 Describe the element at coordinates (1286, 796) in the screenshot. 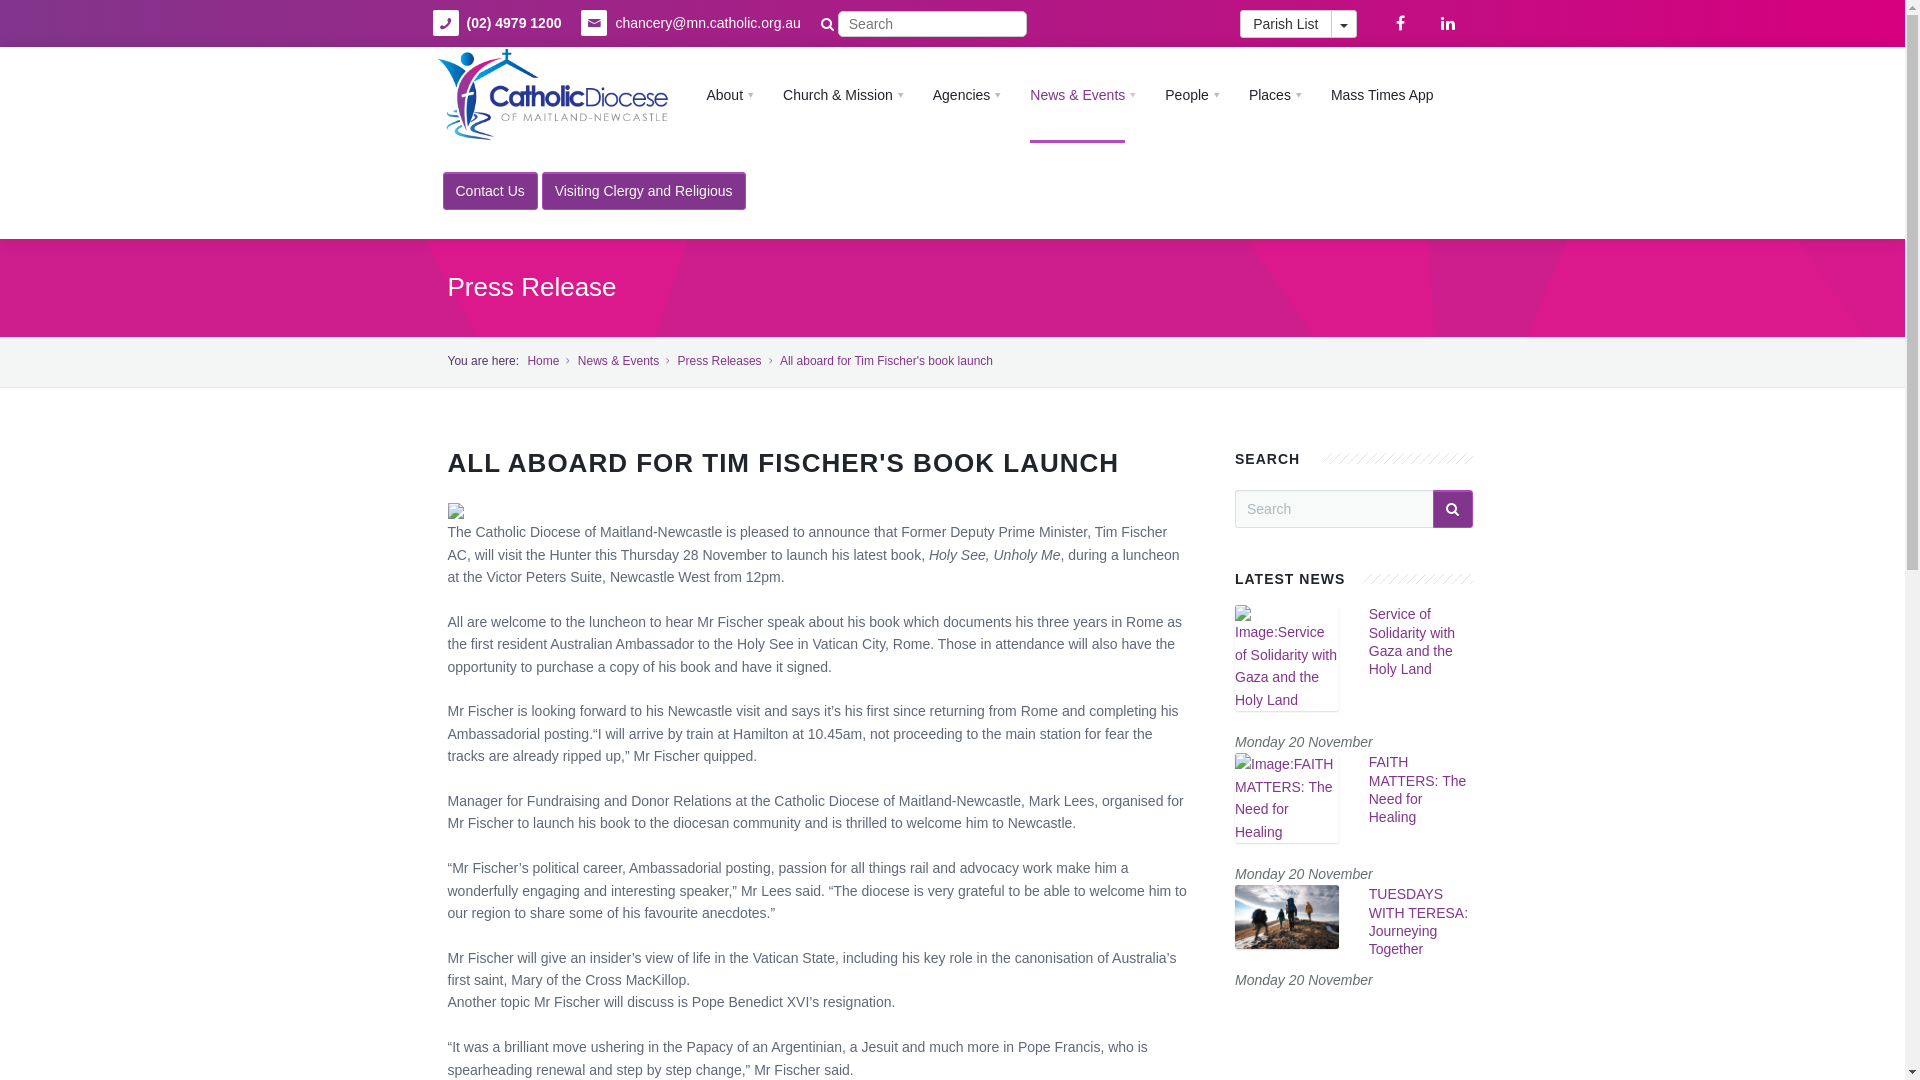

I see `'FAITH MATTERS: The Need for Healing'` at that location.